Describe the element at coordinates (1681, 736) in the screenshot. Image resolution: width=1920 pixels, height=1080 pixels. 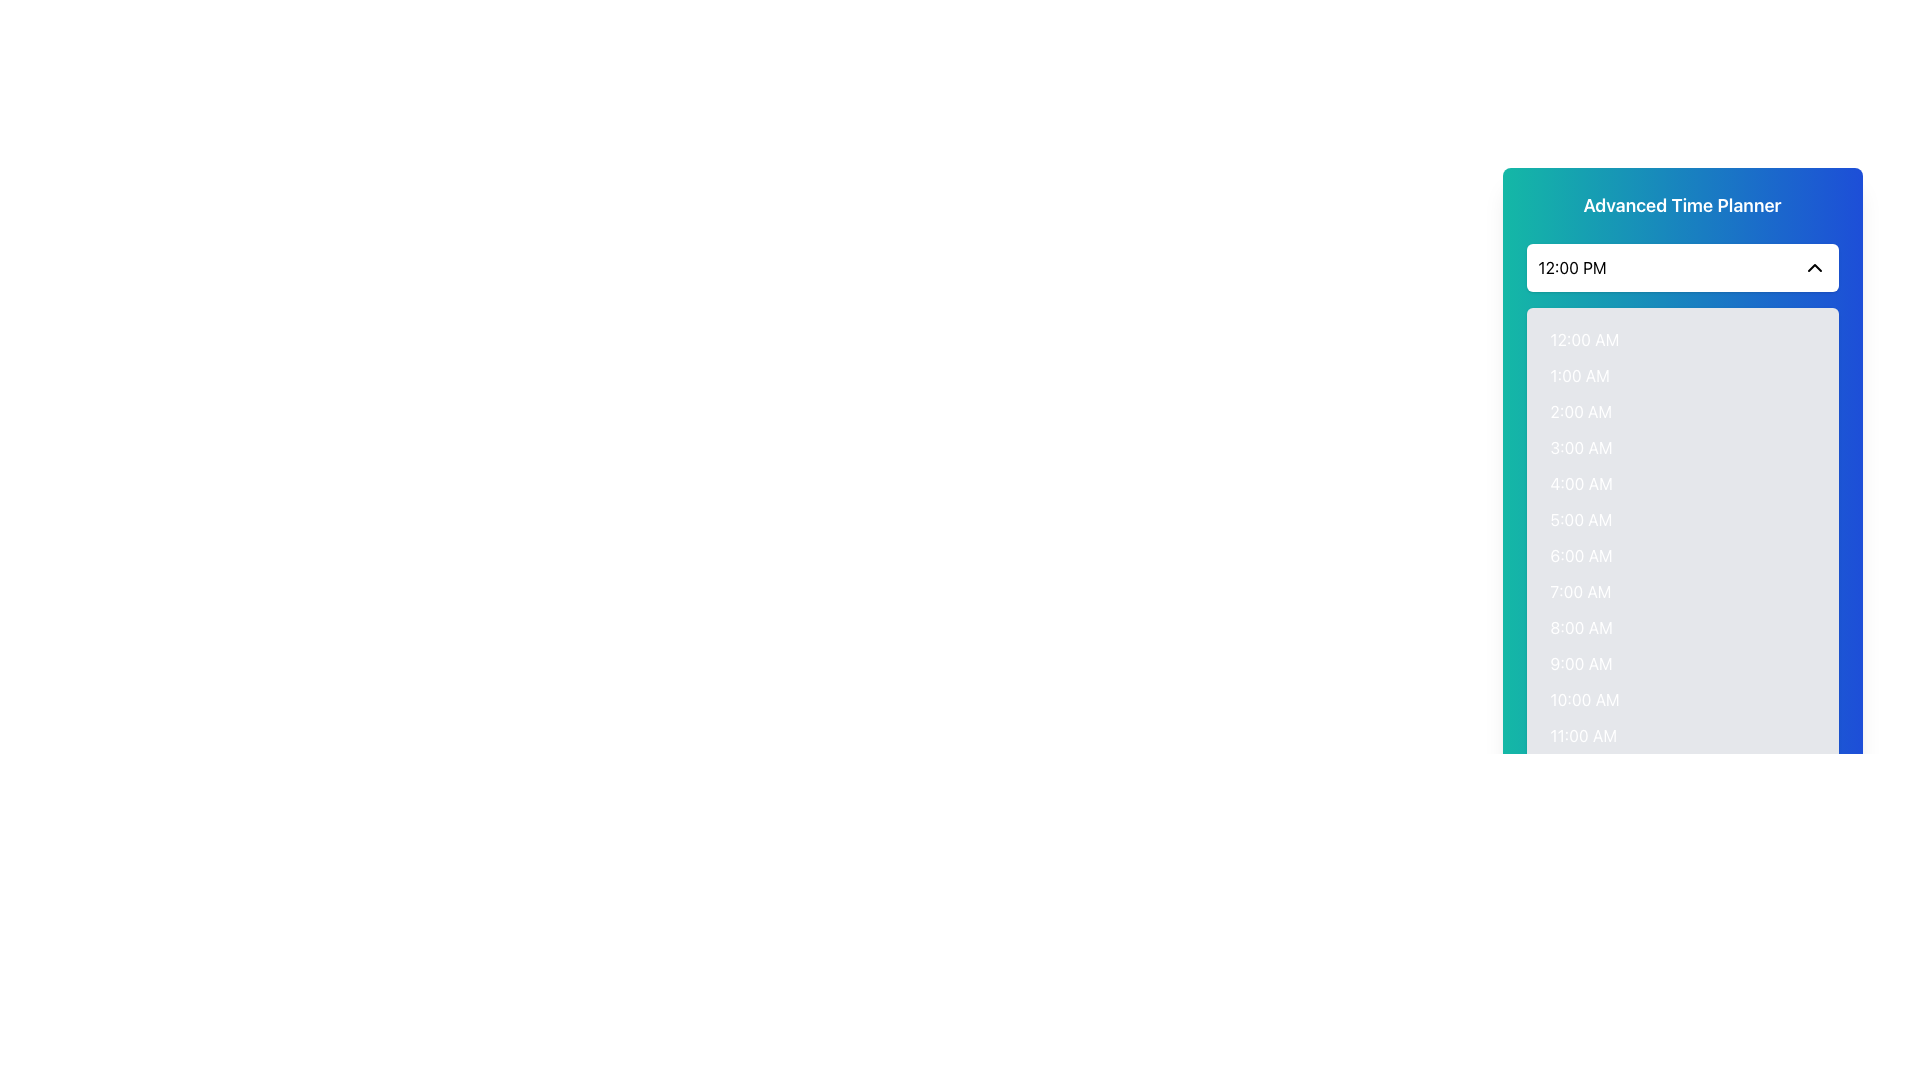
I see `the selectable time option button located at the twelfth position in the vertical list of times` at that location.